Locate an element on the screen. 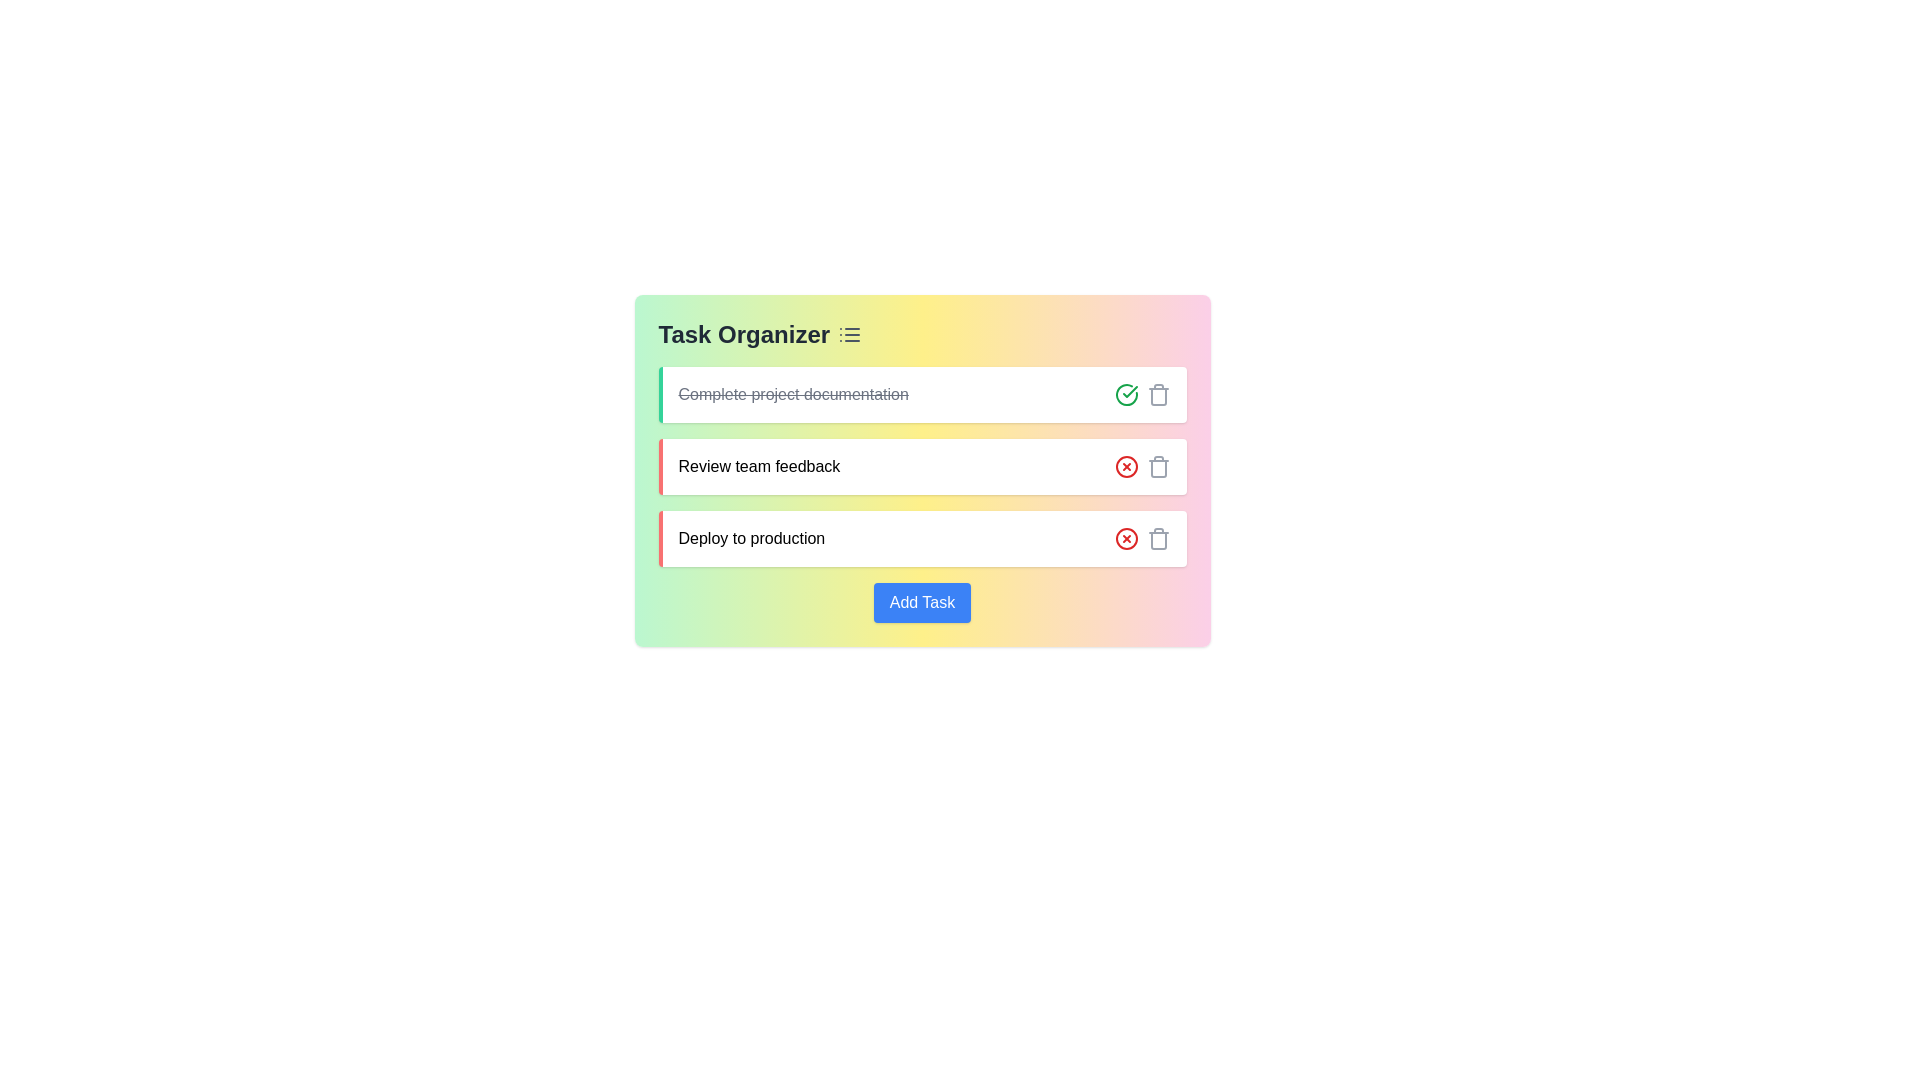 Image resolution: width=1920 pixels, height=1080 pixels. the Icon button positioned at the rightmost end of the second task row is located at coordinates (1158, 466).